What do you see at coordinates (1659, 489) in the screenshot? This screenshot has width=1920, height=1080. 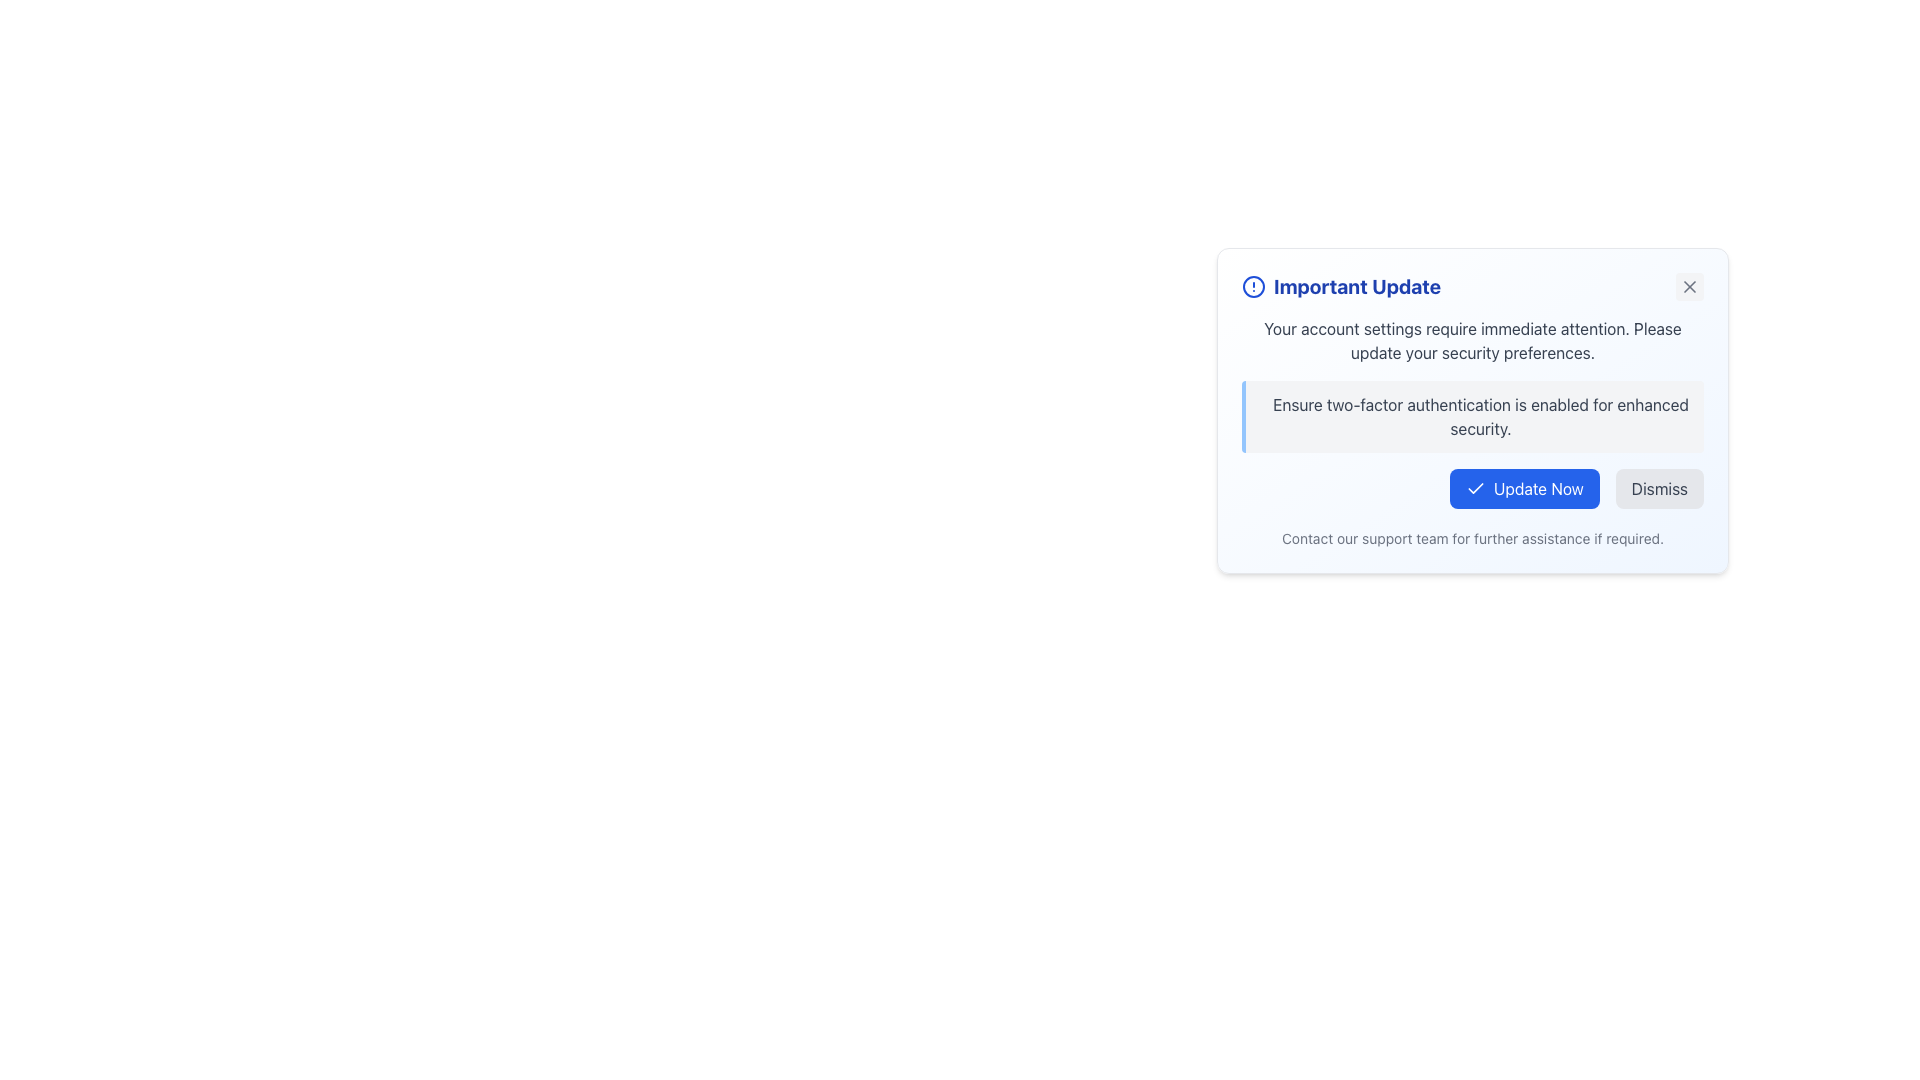 I see `the 'Dismiss' button, which is a rectangular button with a light gray background and rounded corners, containing the text 'Dismiss' in dark gray font, located within the notification panel to the right of the 'Update Now' button` at bounding box center [1659, 489].